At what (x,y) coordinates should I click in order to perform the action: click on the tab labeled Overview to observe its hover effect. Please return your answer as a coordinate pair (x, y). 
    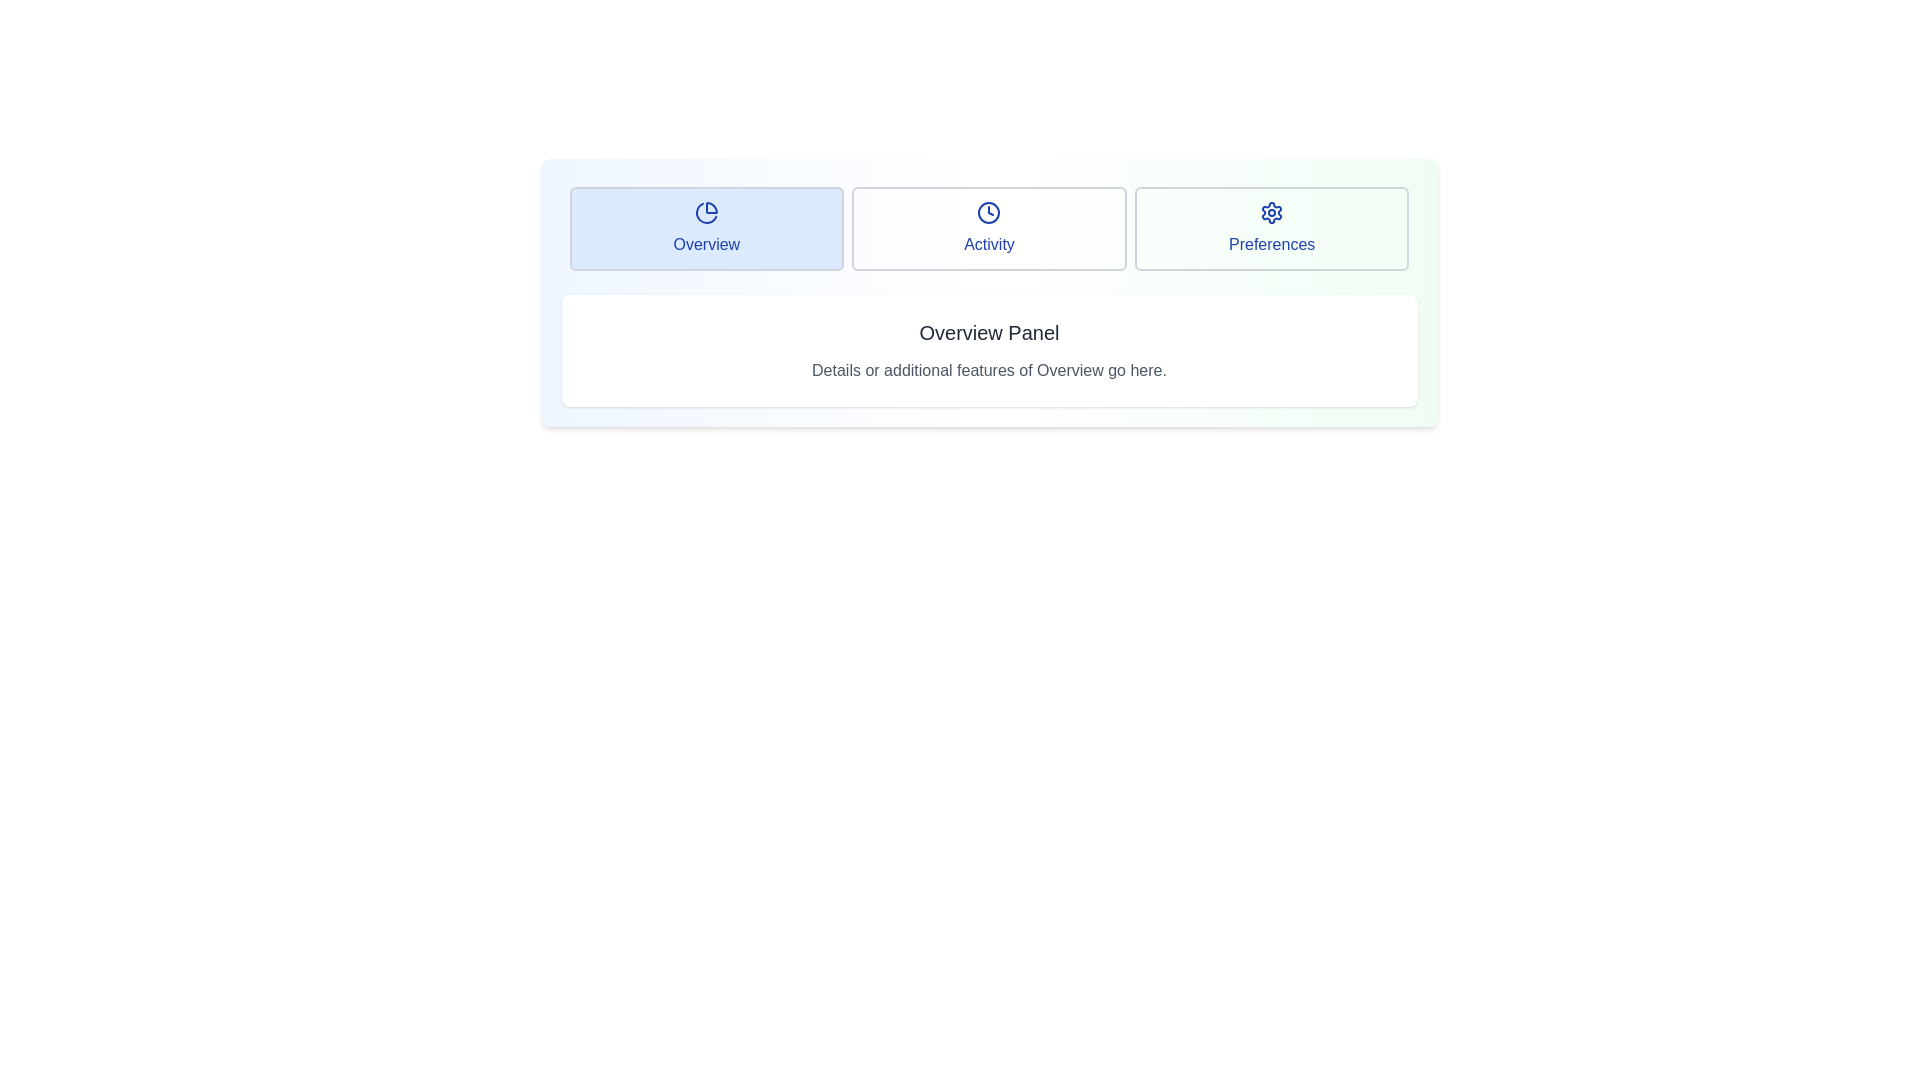
    Looking at the image, I should click on (706, 227).